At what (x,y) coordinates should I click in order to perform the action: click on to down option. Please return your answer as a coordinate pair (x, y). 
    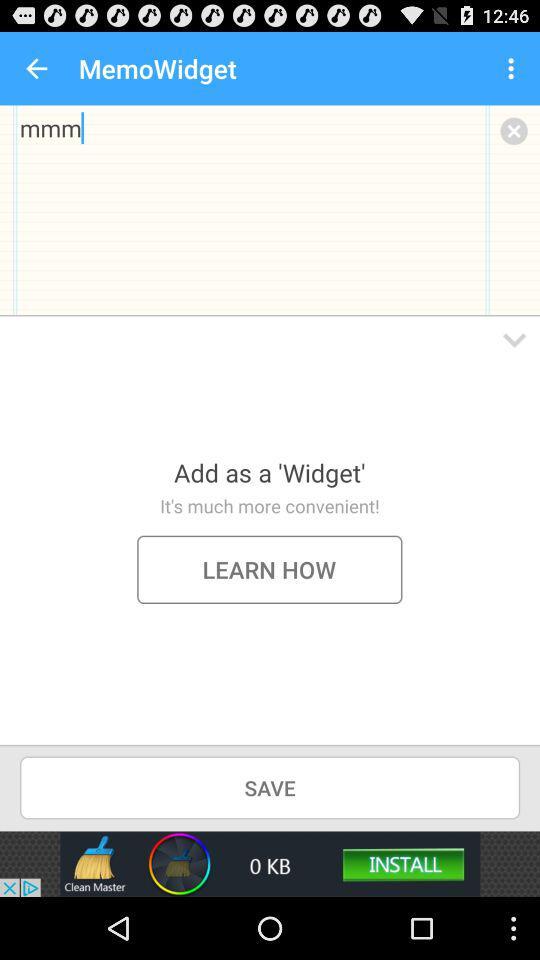
    Looking at the image, I should click on (514, 340).